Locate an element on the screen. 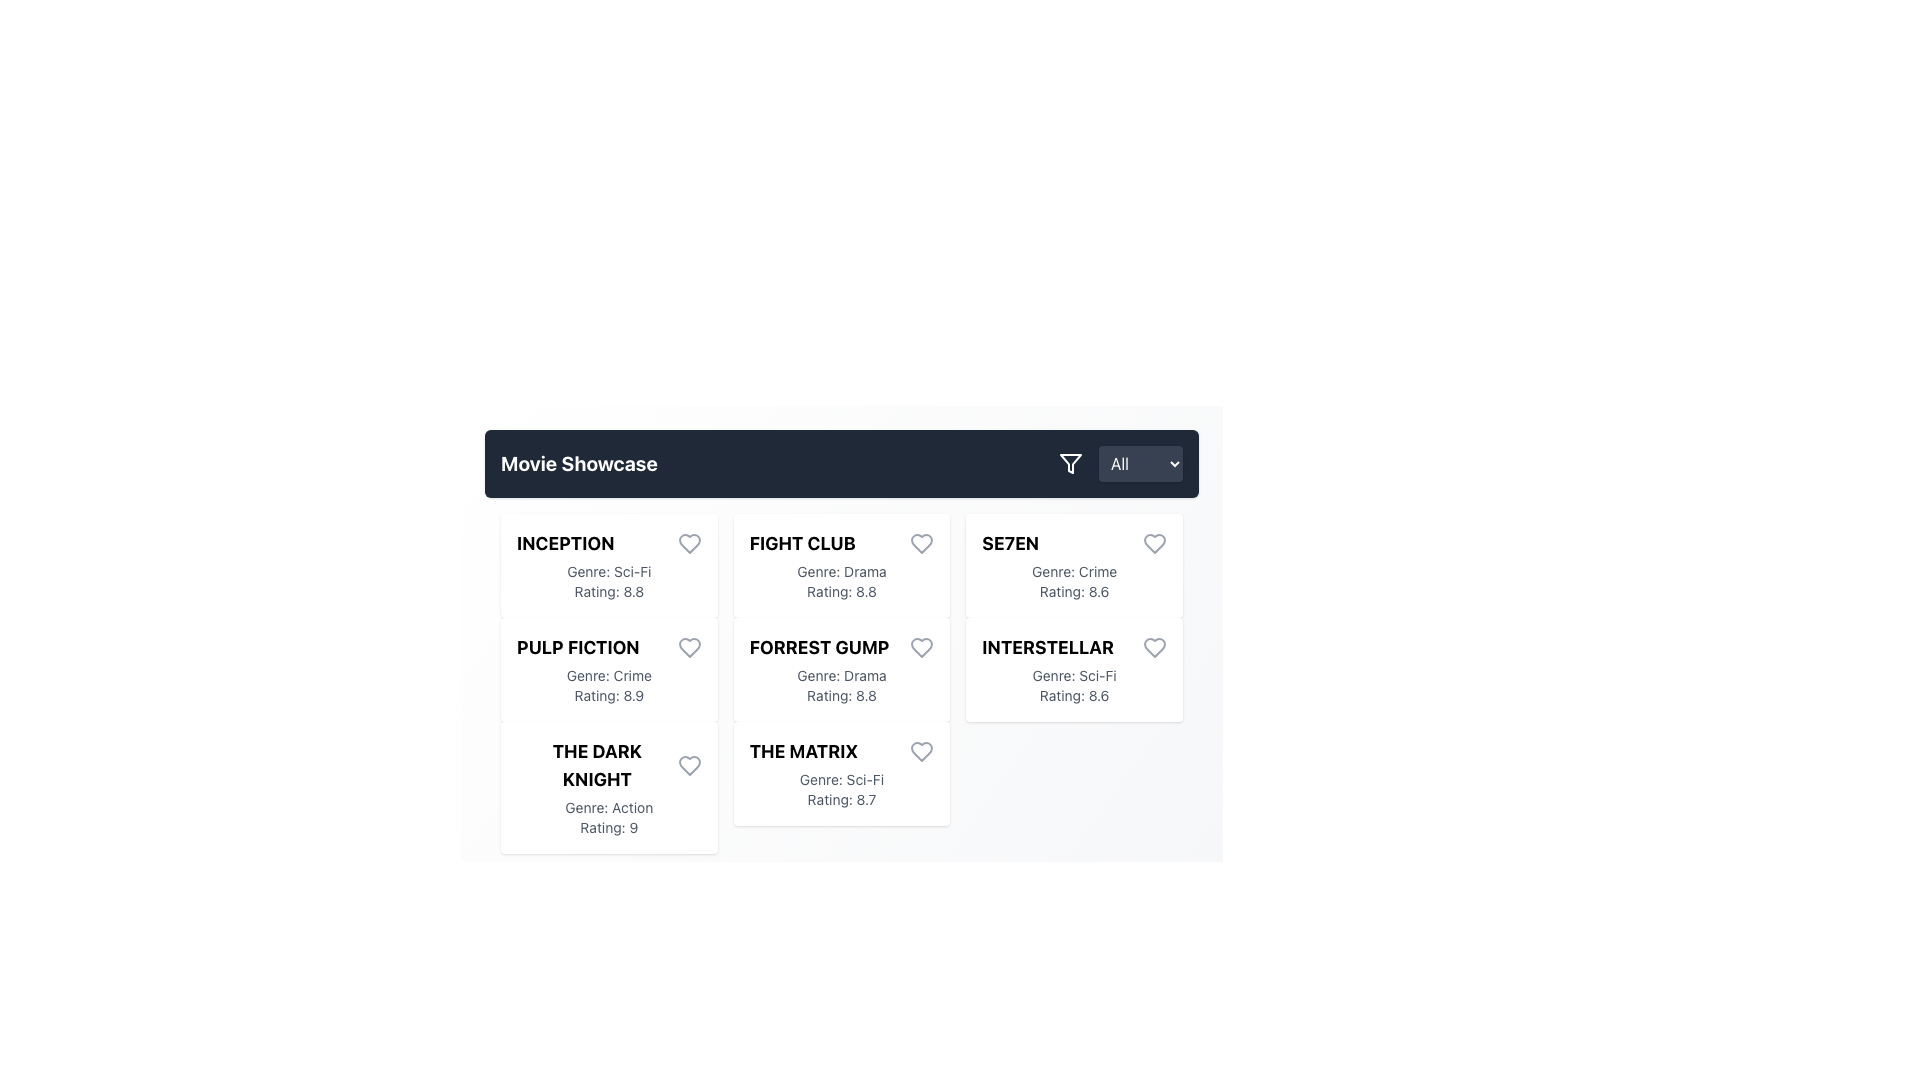 The height and width of the screenshot is (1080, 1920). the heart icon representing the 'like' or 'favorite' functionality for the movie 'SE7EN' is located at coordinates (1154, 543).